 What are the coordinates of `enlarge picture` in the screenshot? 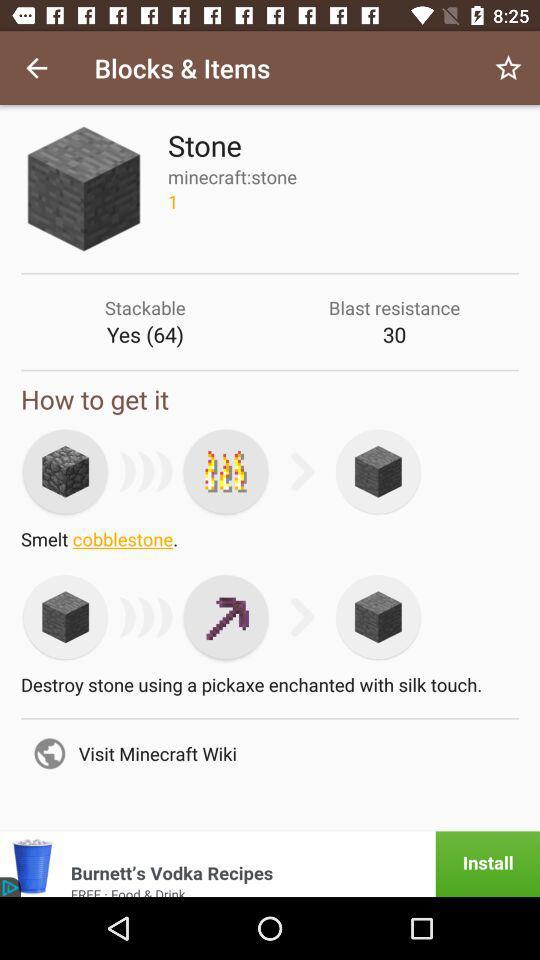 It's located at (65, 471).